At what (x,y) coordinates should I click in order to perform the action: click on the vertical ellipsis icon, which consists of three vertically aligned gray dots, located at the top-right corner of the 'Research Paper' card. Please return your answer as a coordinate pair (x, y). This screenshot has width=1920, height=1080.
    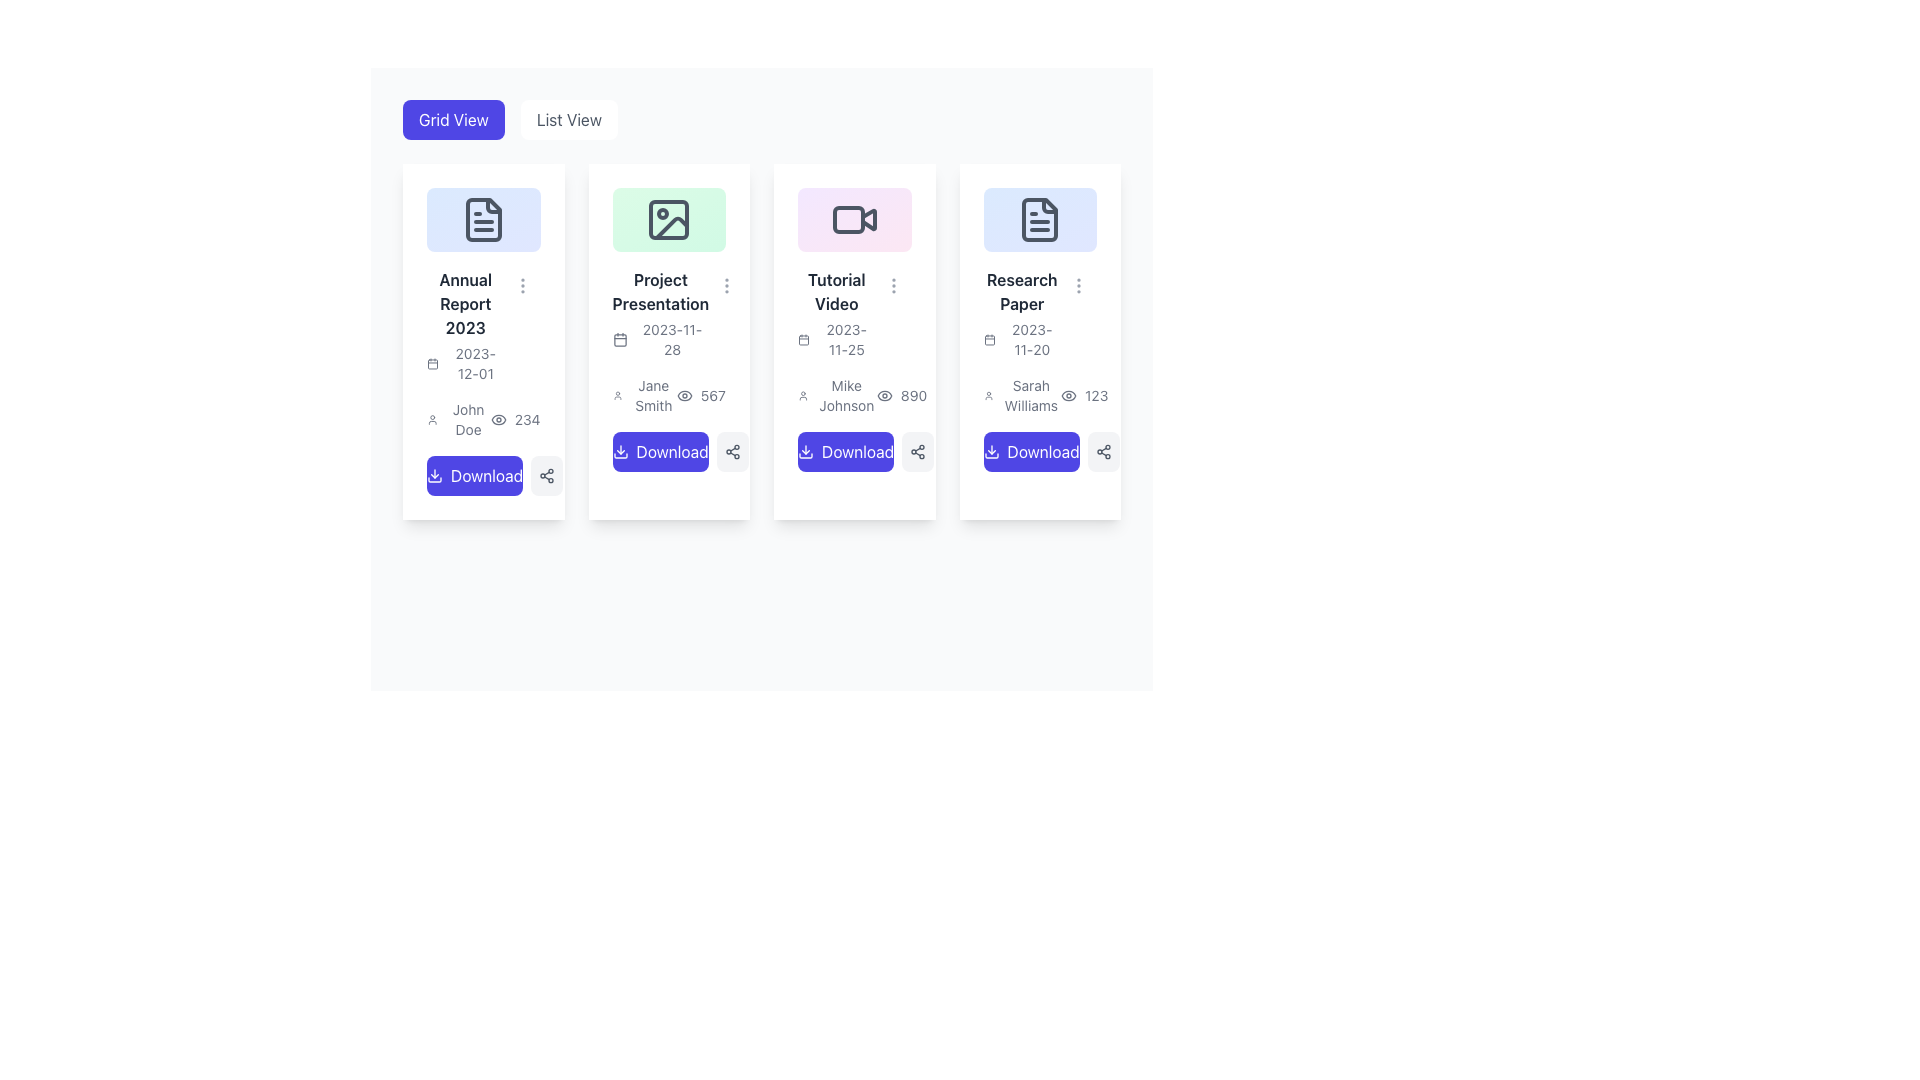
    Looking at the image, I should click on (1078, 285).